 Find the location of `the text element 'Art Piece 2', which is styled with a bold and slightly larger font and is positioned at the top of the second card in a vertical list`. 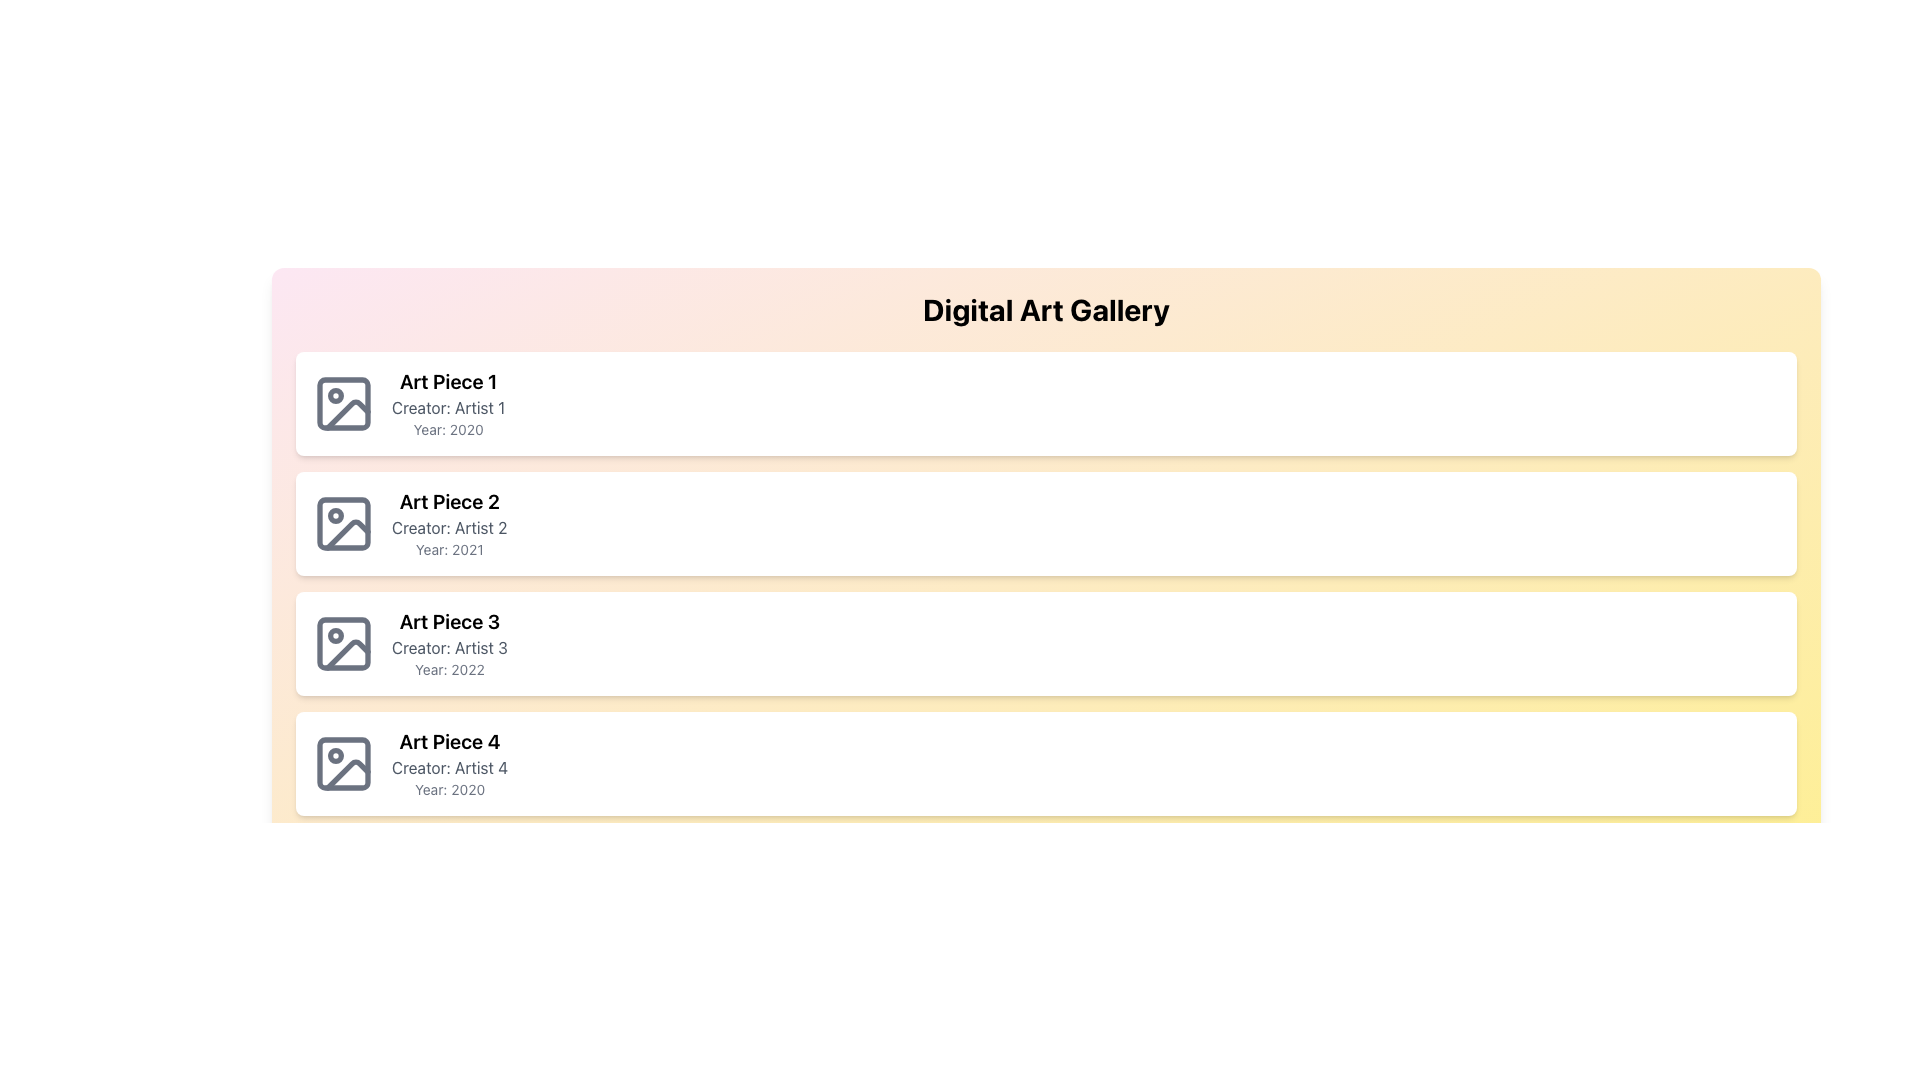

the text element 'Art Piece 2', which is styled with a bold and slightly larger font and is positioned at the top of the second card in a vertical list is located at coordinates (448, 500).